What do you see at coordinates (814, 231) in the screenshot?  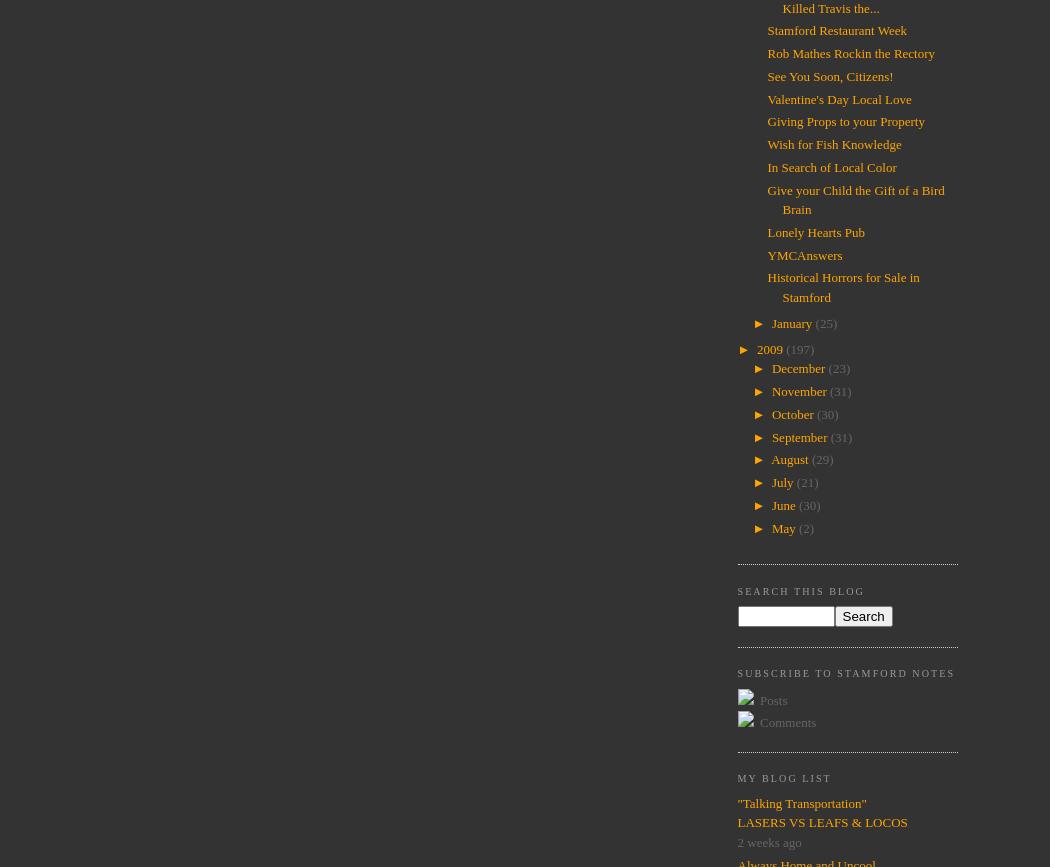 I see `'Lonely Hearts Pub'` at bounding box center [814, 231].